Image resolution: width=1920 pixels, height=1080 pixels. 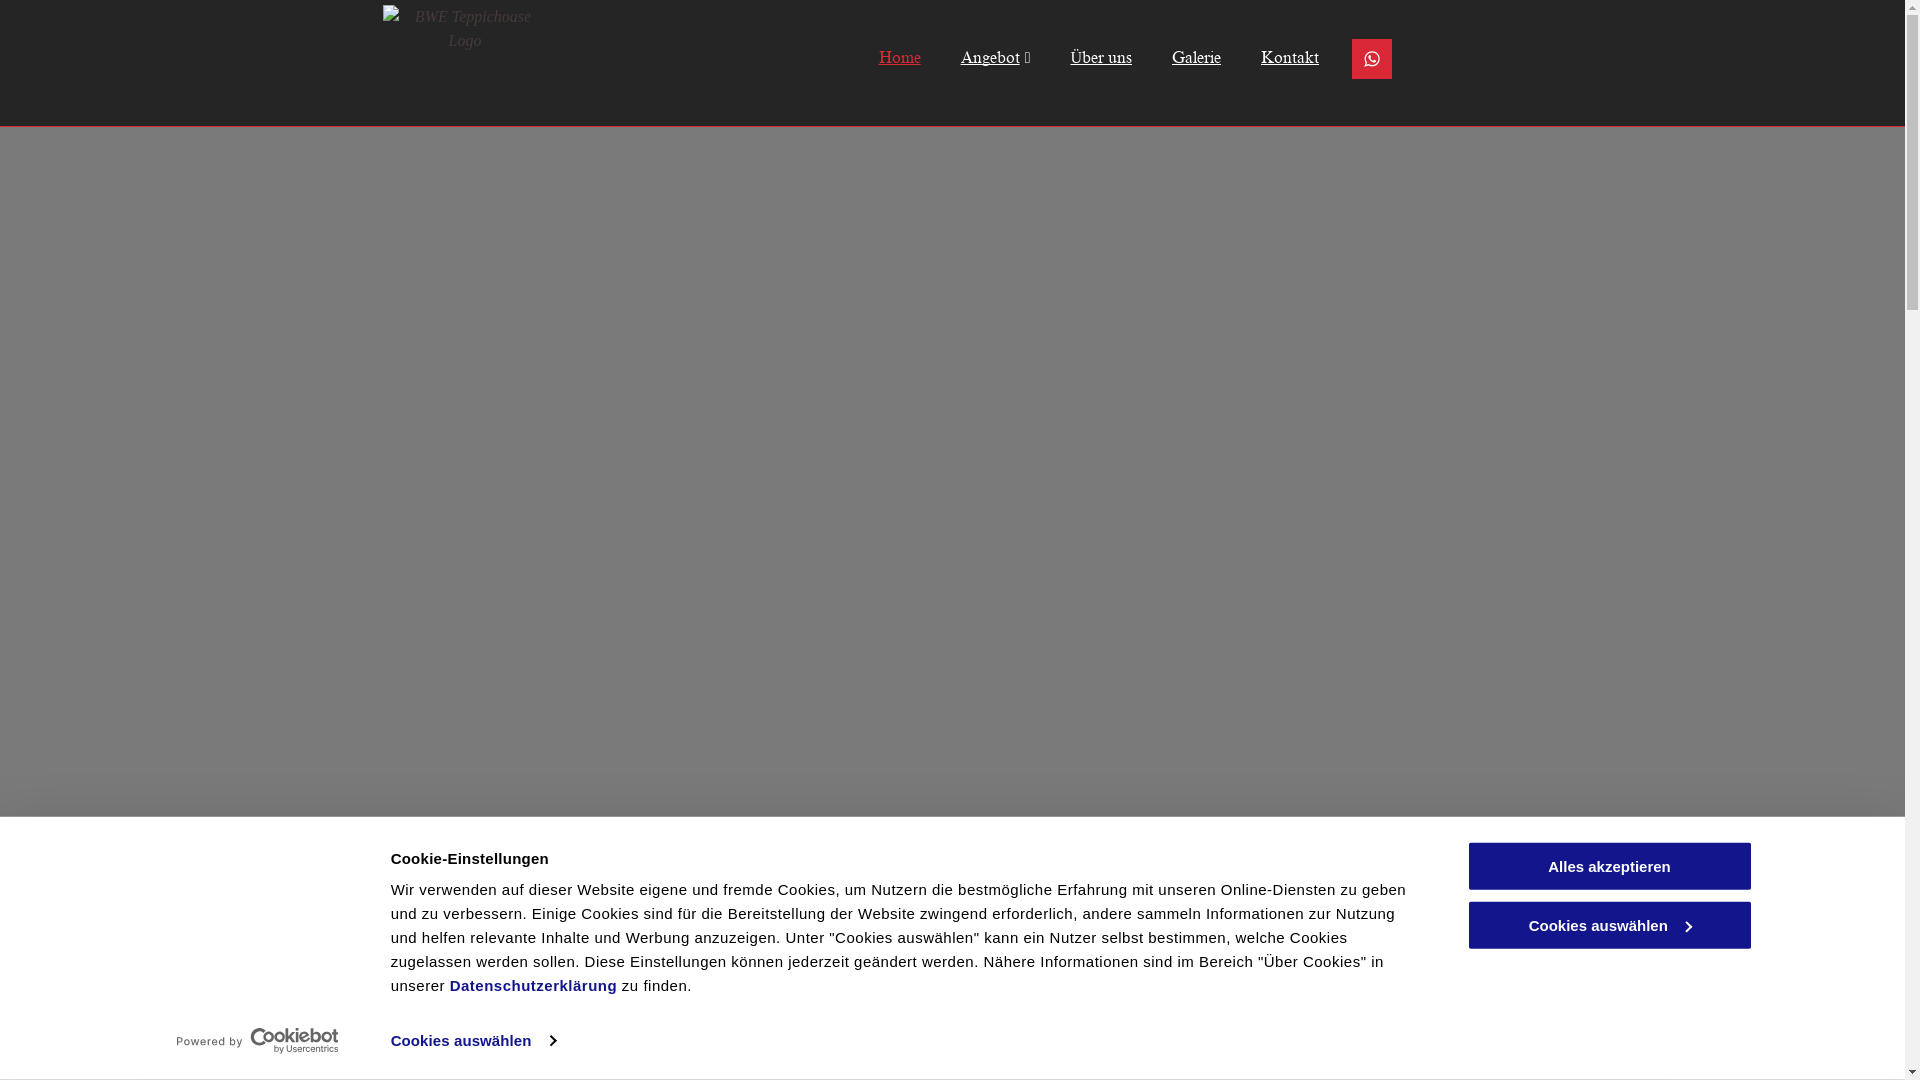 I want to click on 'Kontakt', so click(x=1269, y=56).